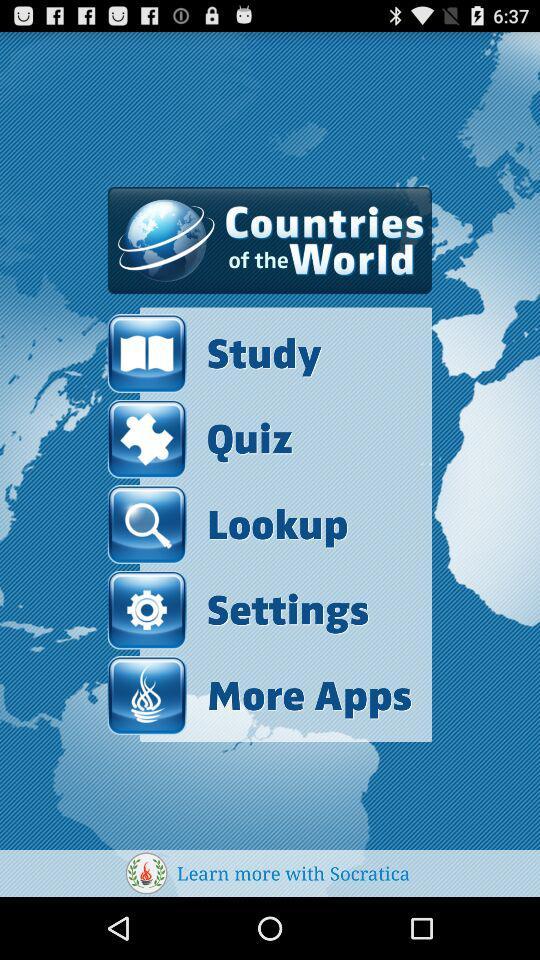 This screenshot has width=540, height=960. What do you see at coordinates (200, 439) in the screenshot?
I see `quiz icon` at bounding box center [200, 439].